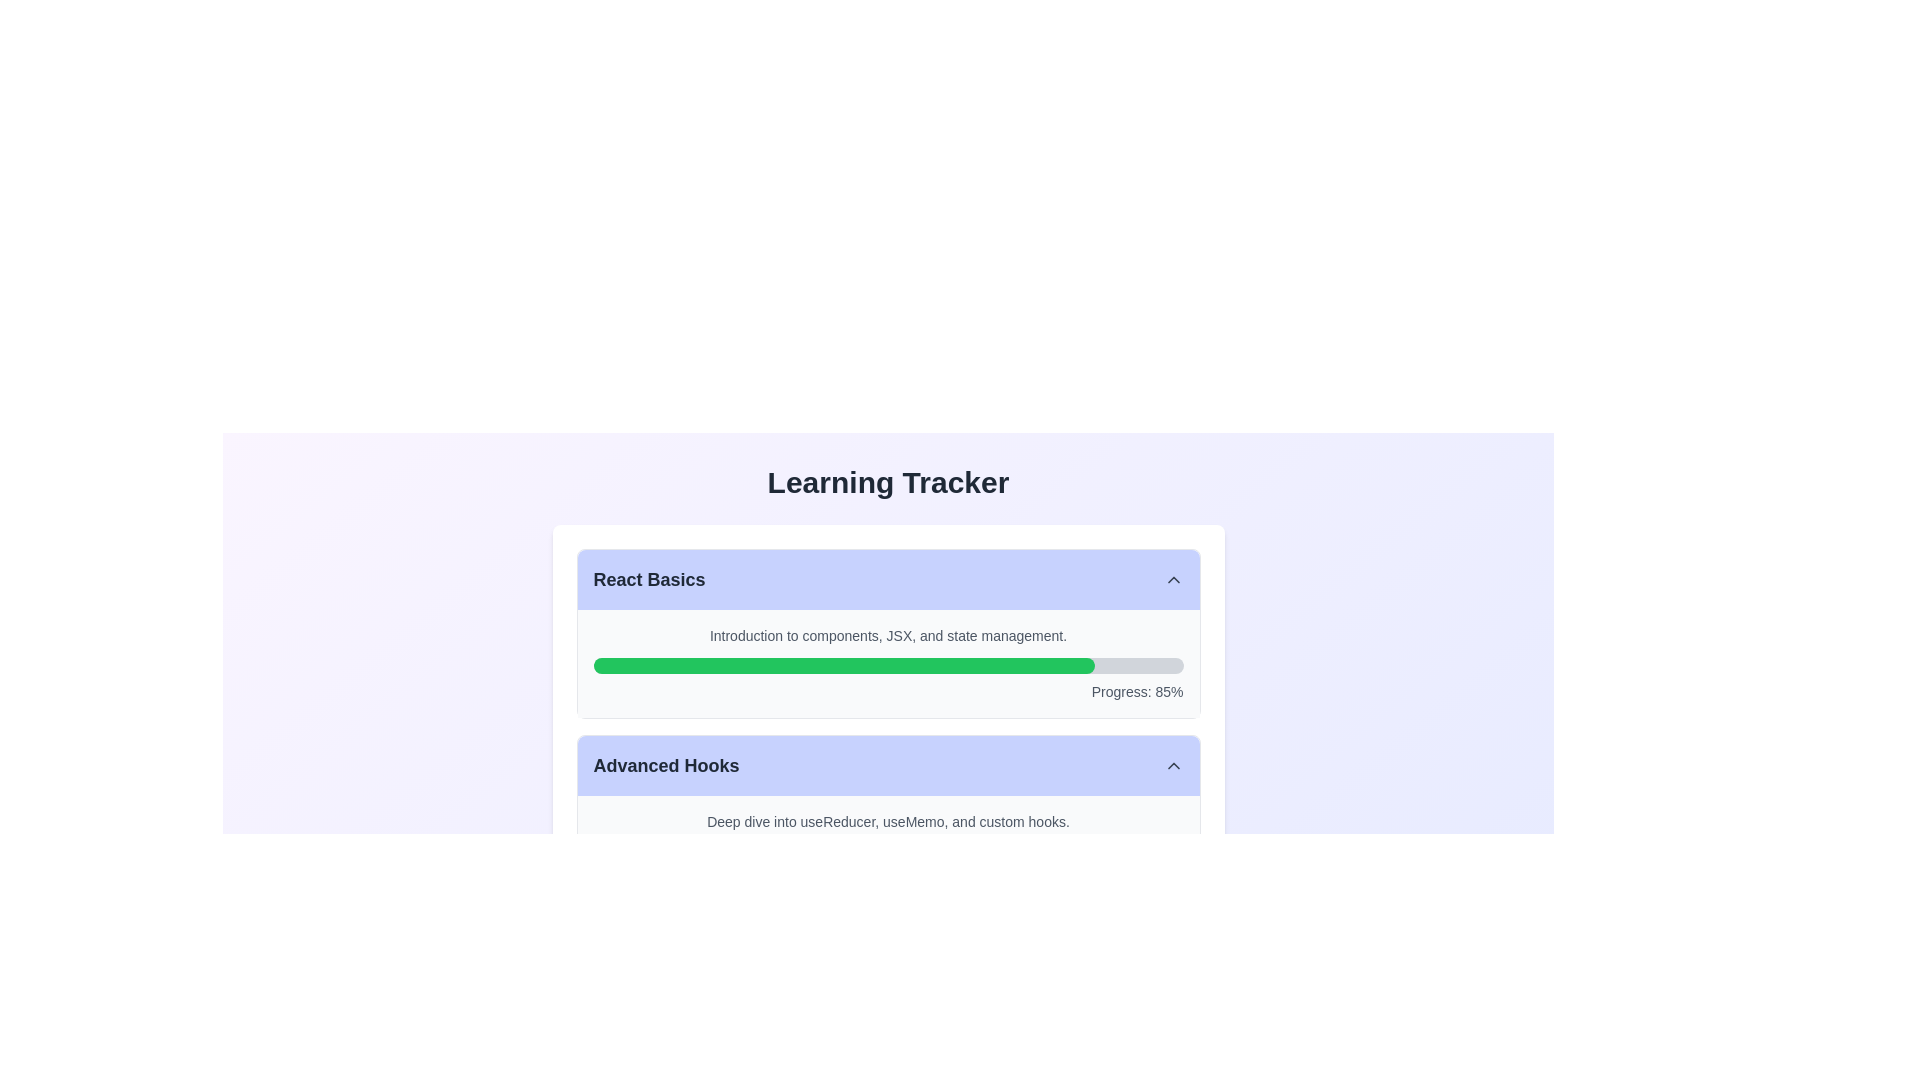 Image resolution: width=1920 pixels, height=1080 pixels. Describe the element at coordinates (887, 666) in the screenshot. I see `the horizontal progress bar that is located below the text 'Introduction to components, JSX, and state management.' and above 'Progress: 85%' in the 'React Basics' section, which is characterized by a green-filled portion extending to 85% of its width and smooth rounded edges` at that location.